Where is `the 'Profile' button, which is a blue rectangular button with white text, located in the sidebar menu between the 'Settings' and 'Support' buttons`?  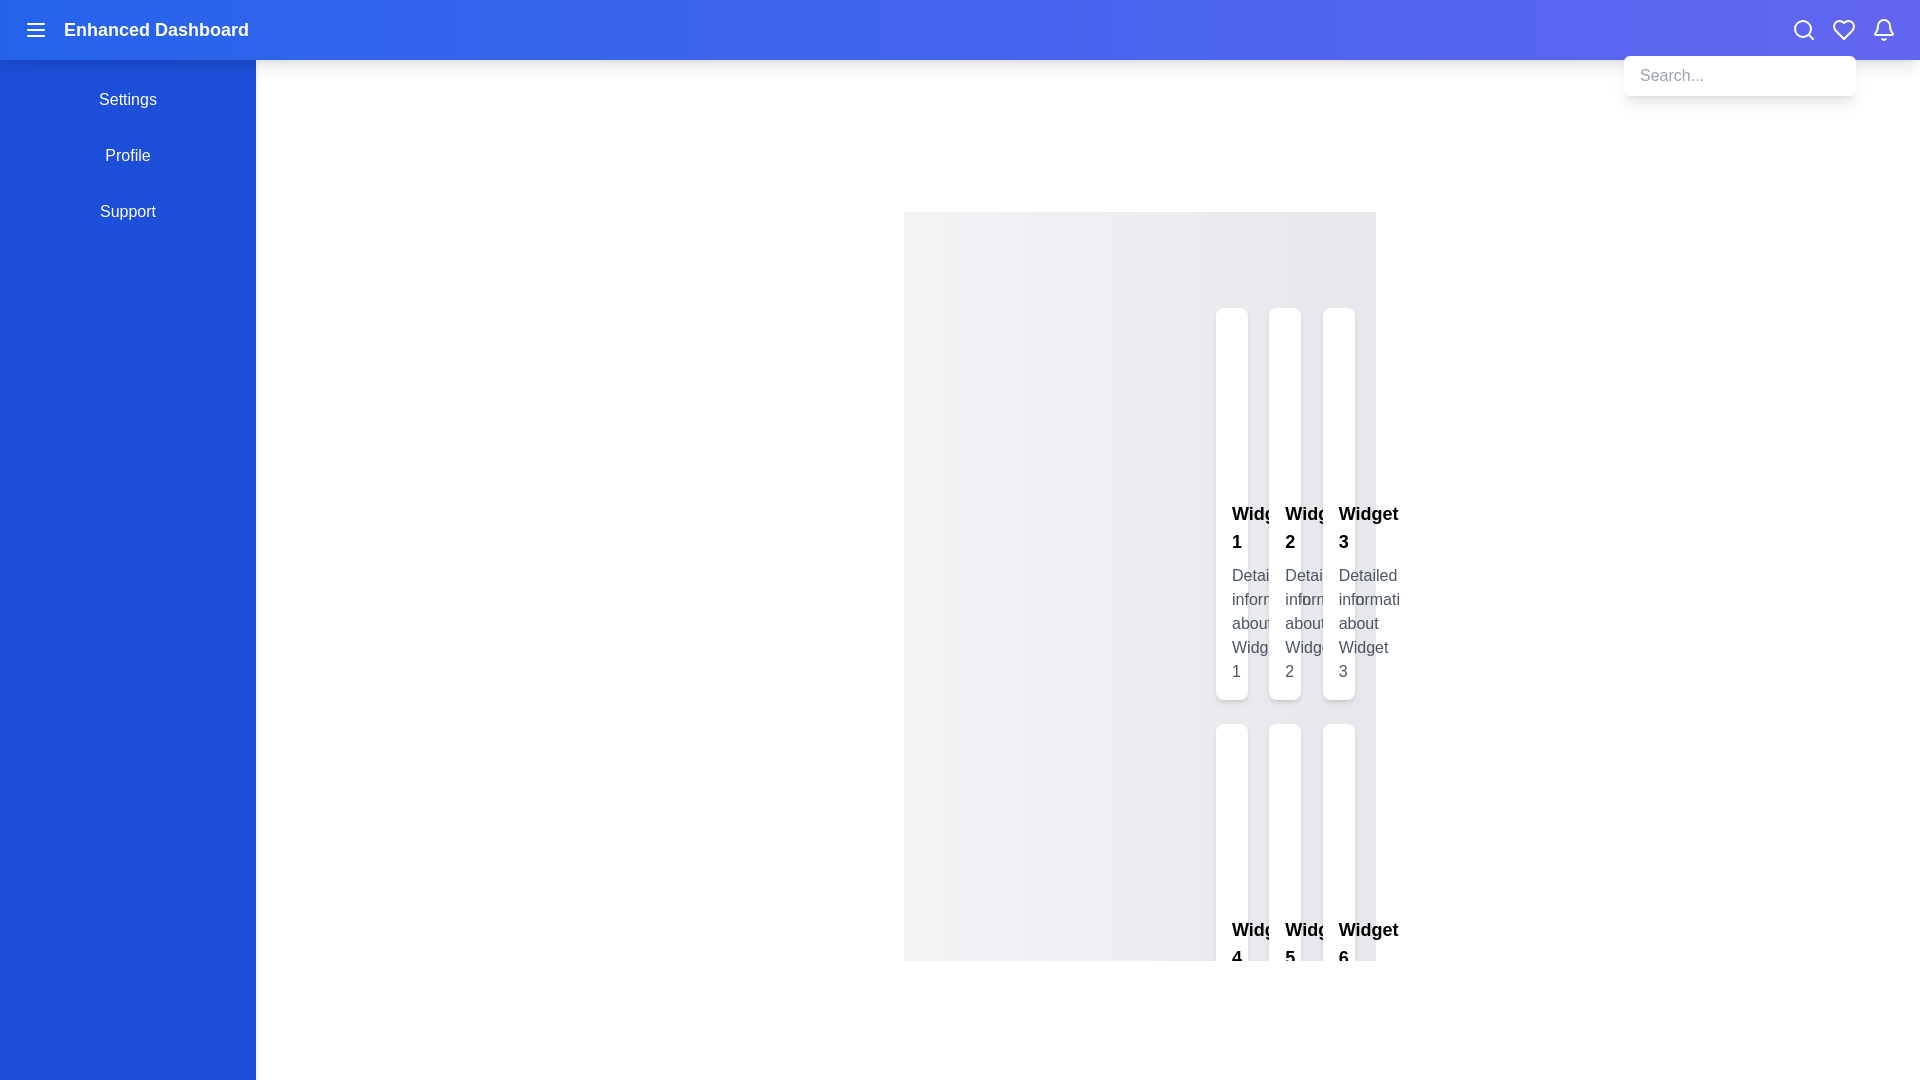 the 'Profile' button, which is a blue rectangular button with white text, located in the sidebar menu between the 'Settings' and 'Support' buttons is located at coordinates (127, 154).